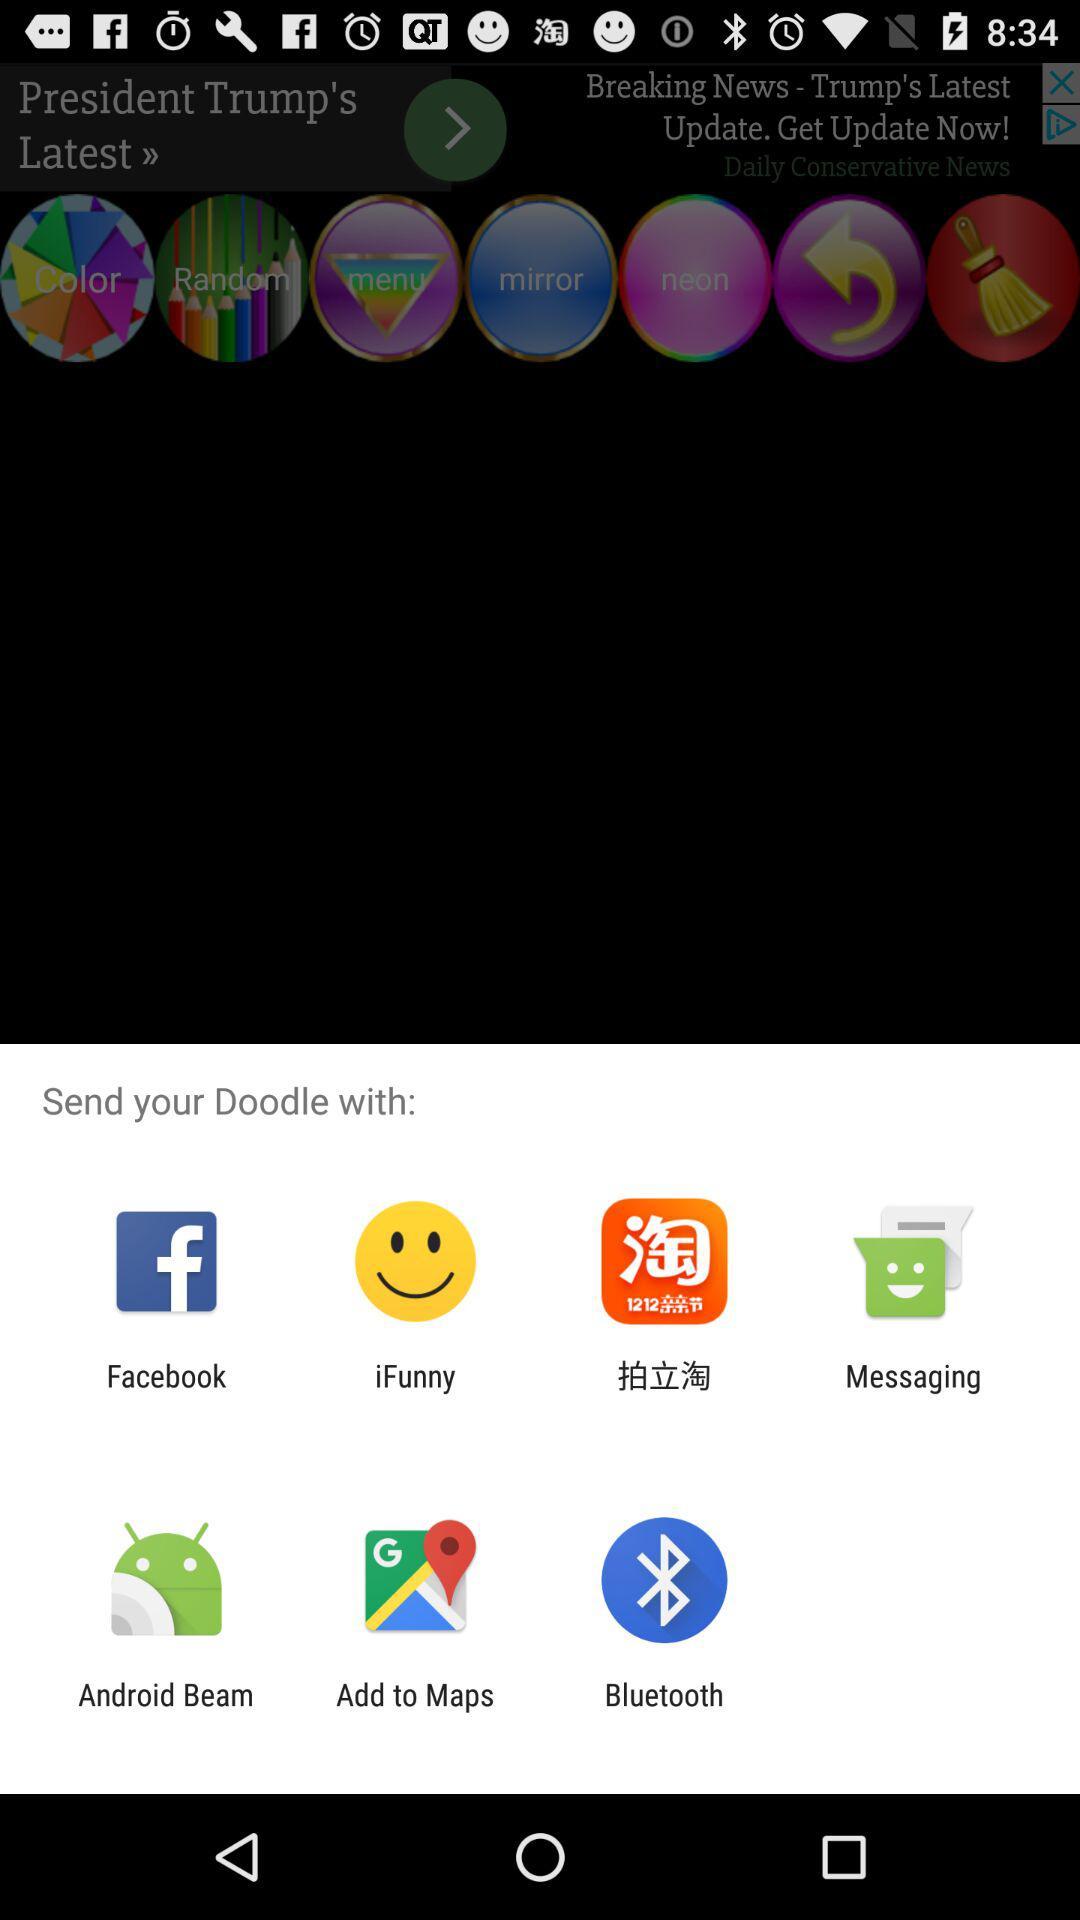 The width and height of the screenshot is (1080, 1920). Describe the element at coordinates (414, 1392) in the screenshot. I see `ifunny icon` at that location.